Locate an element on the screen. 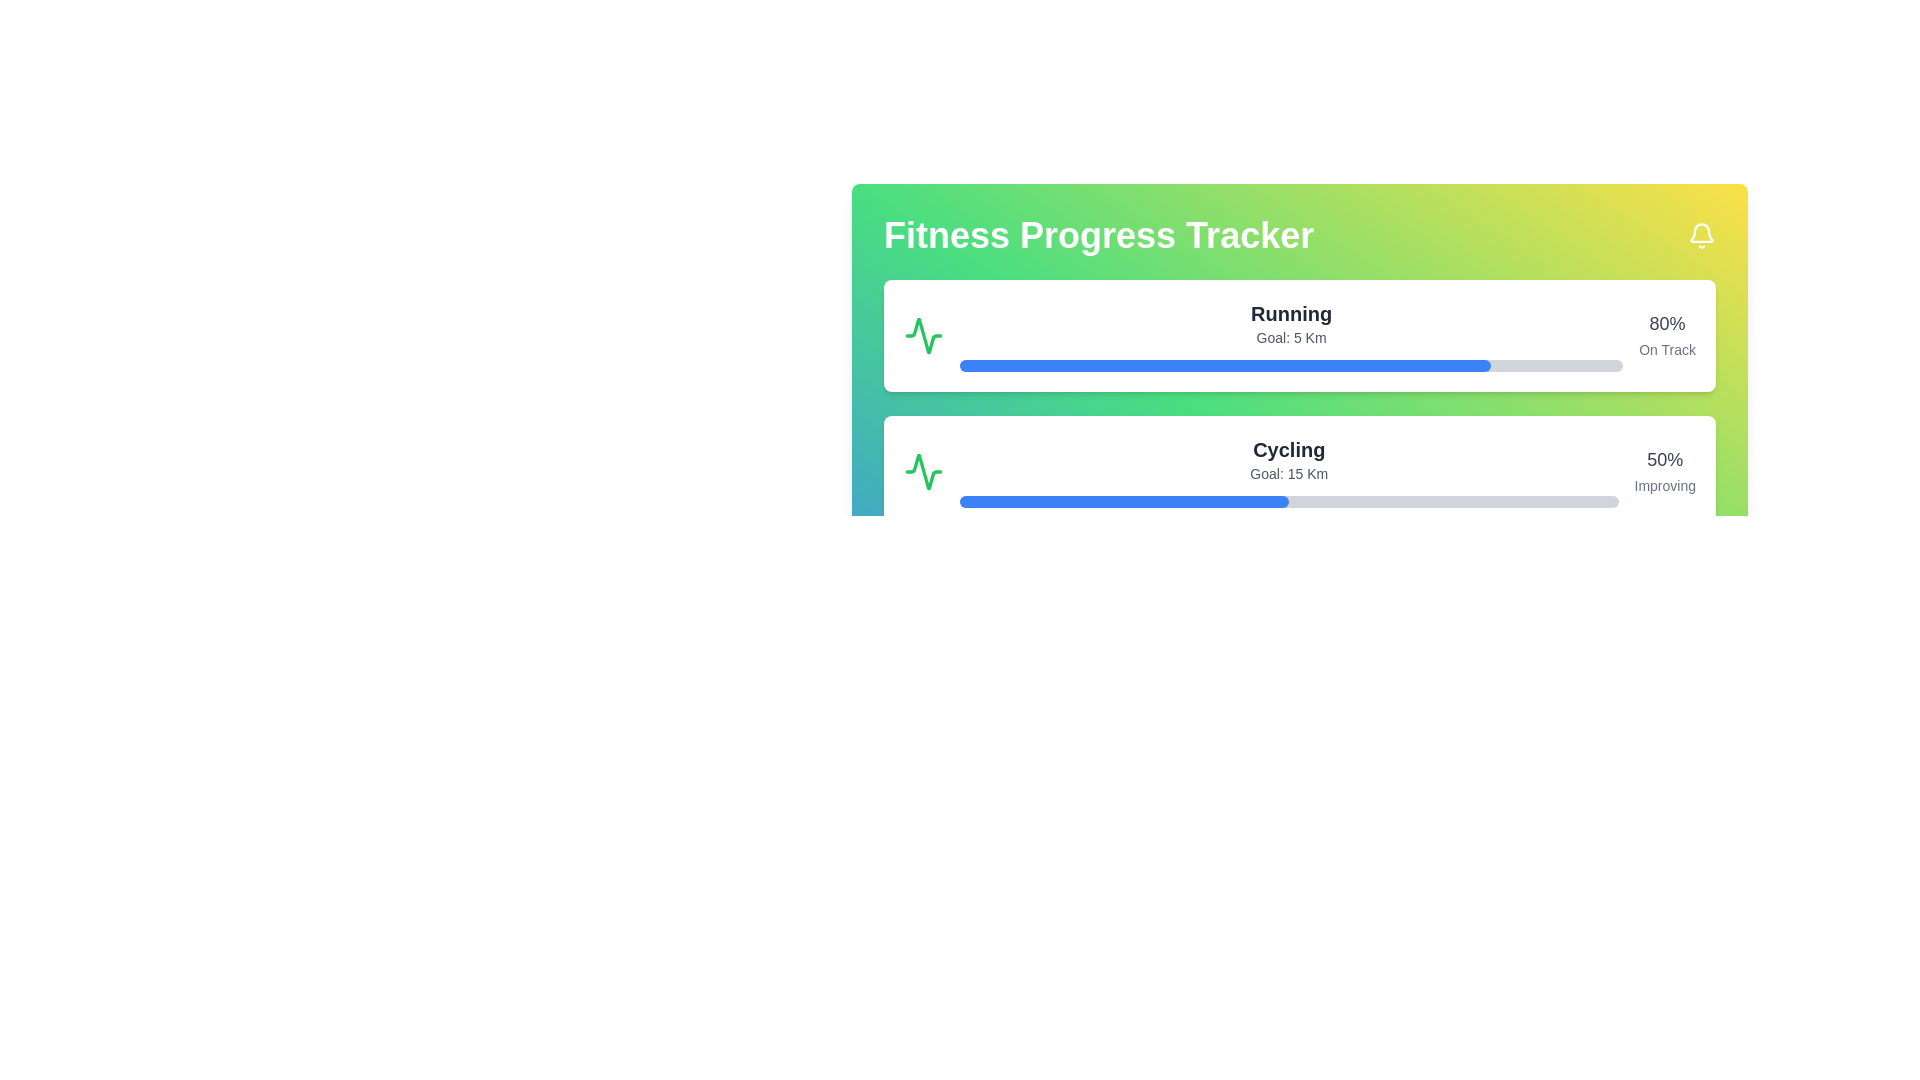  text for the cycling goal and status displayed in the composite component showing 'Cycling' and 'Goal: 15 Km' is located at coordinates (1289, 471).